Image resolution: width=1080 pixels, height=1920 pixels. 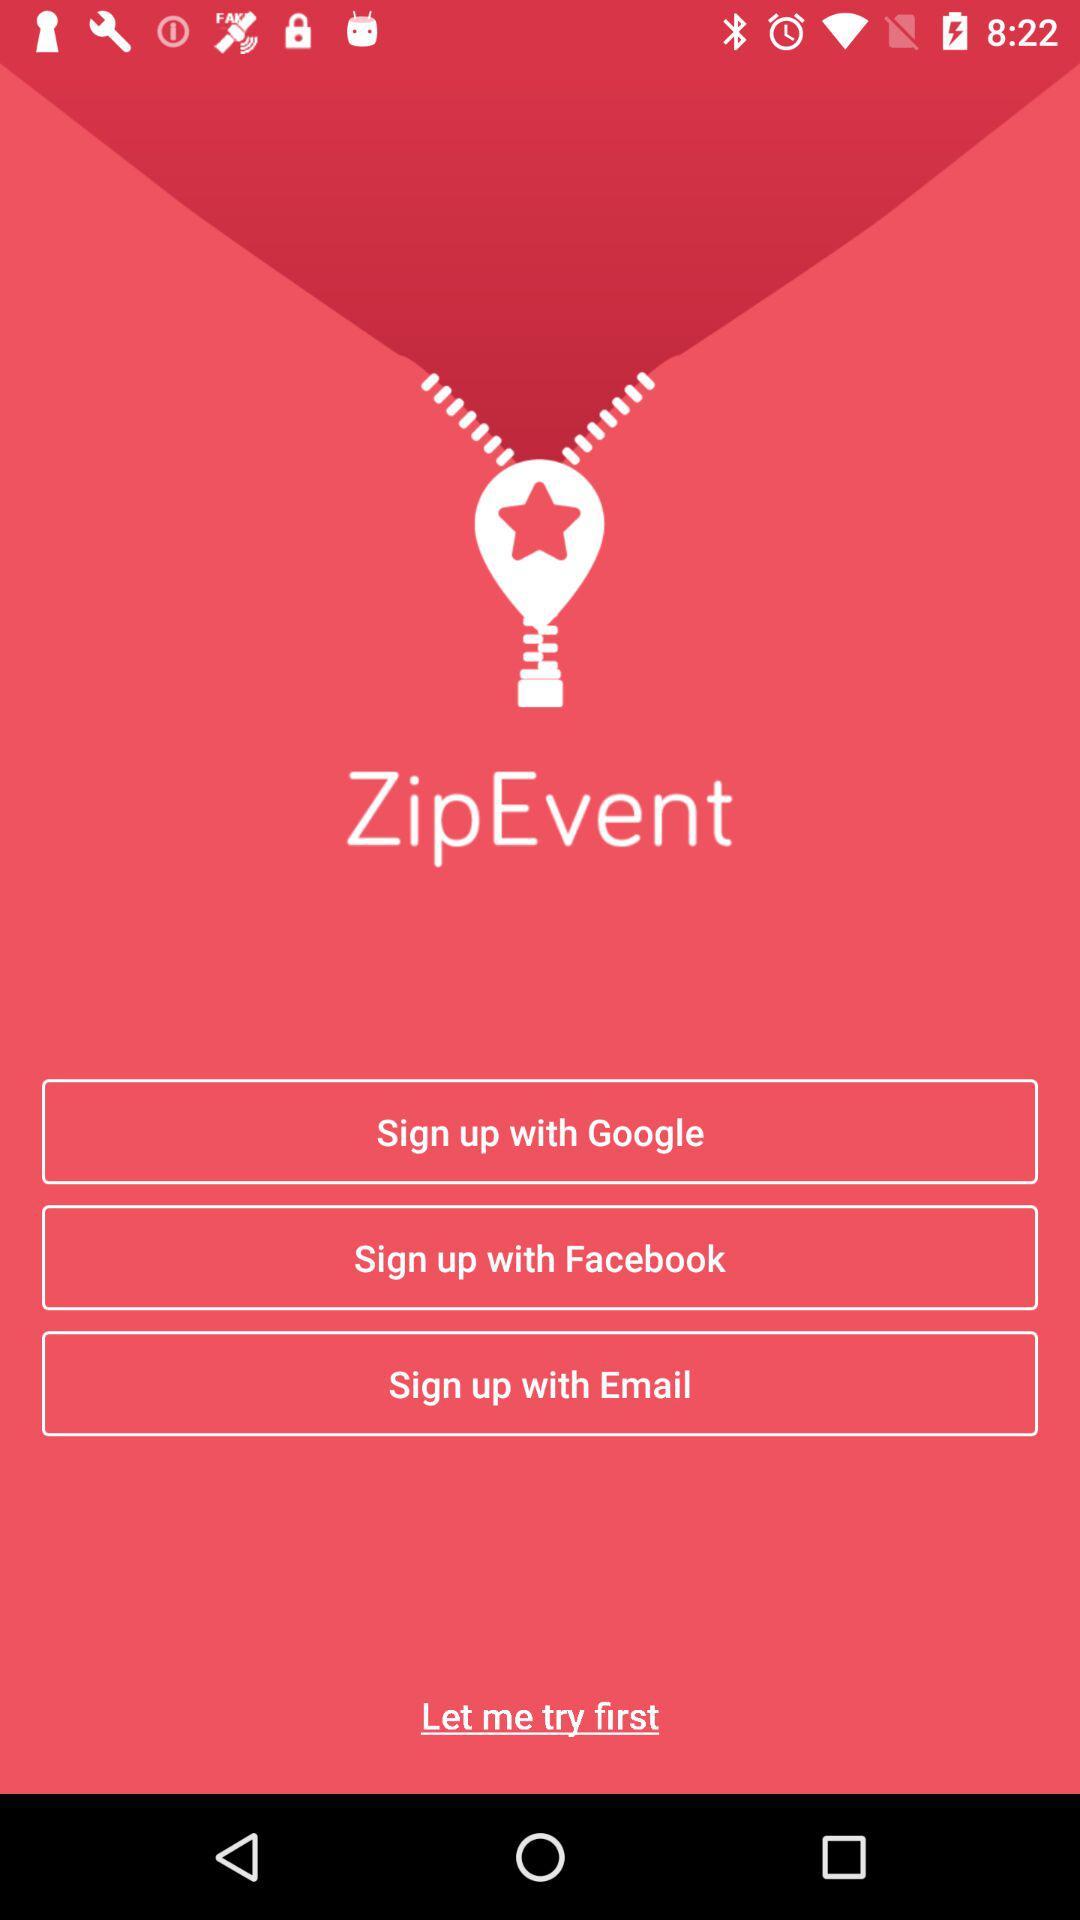 What do you see at coordinates (540, 1714) in the screenshot?
I see `the let me try` at bounding box center [540, 1714].